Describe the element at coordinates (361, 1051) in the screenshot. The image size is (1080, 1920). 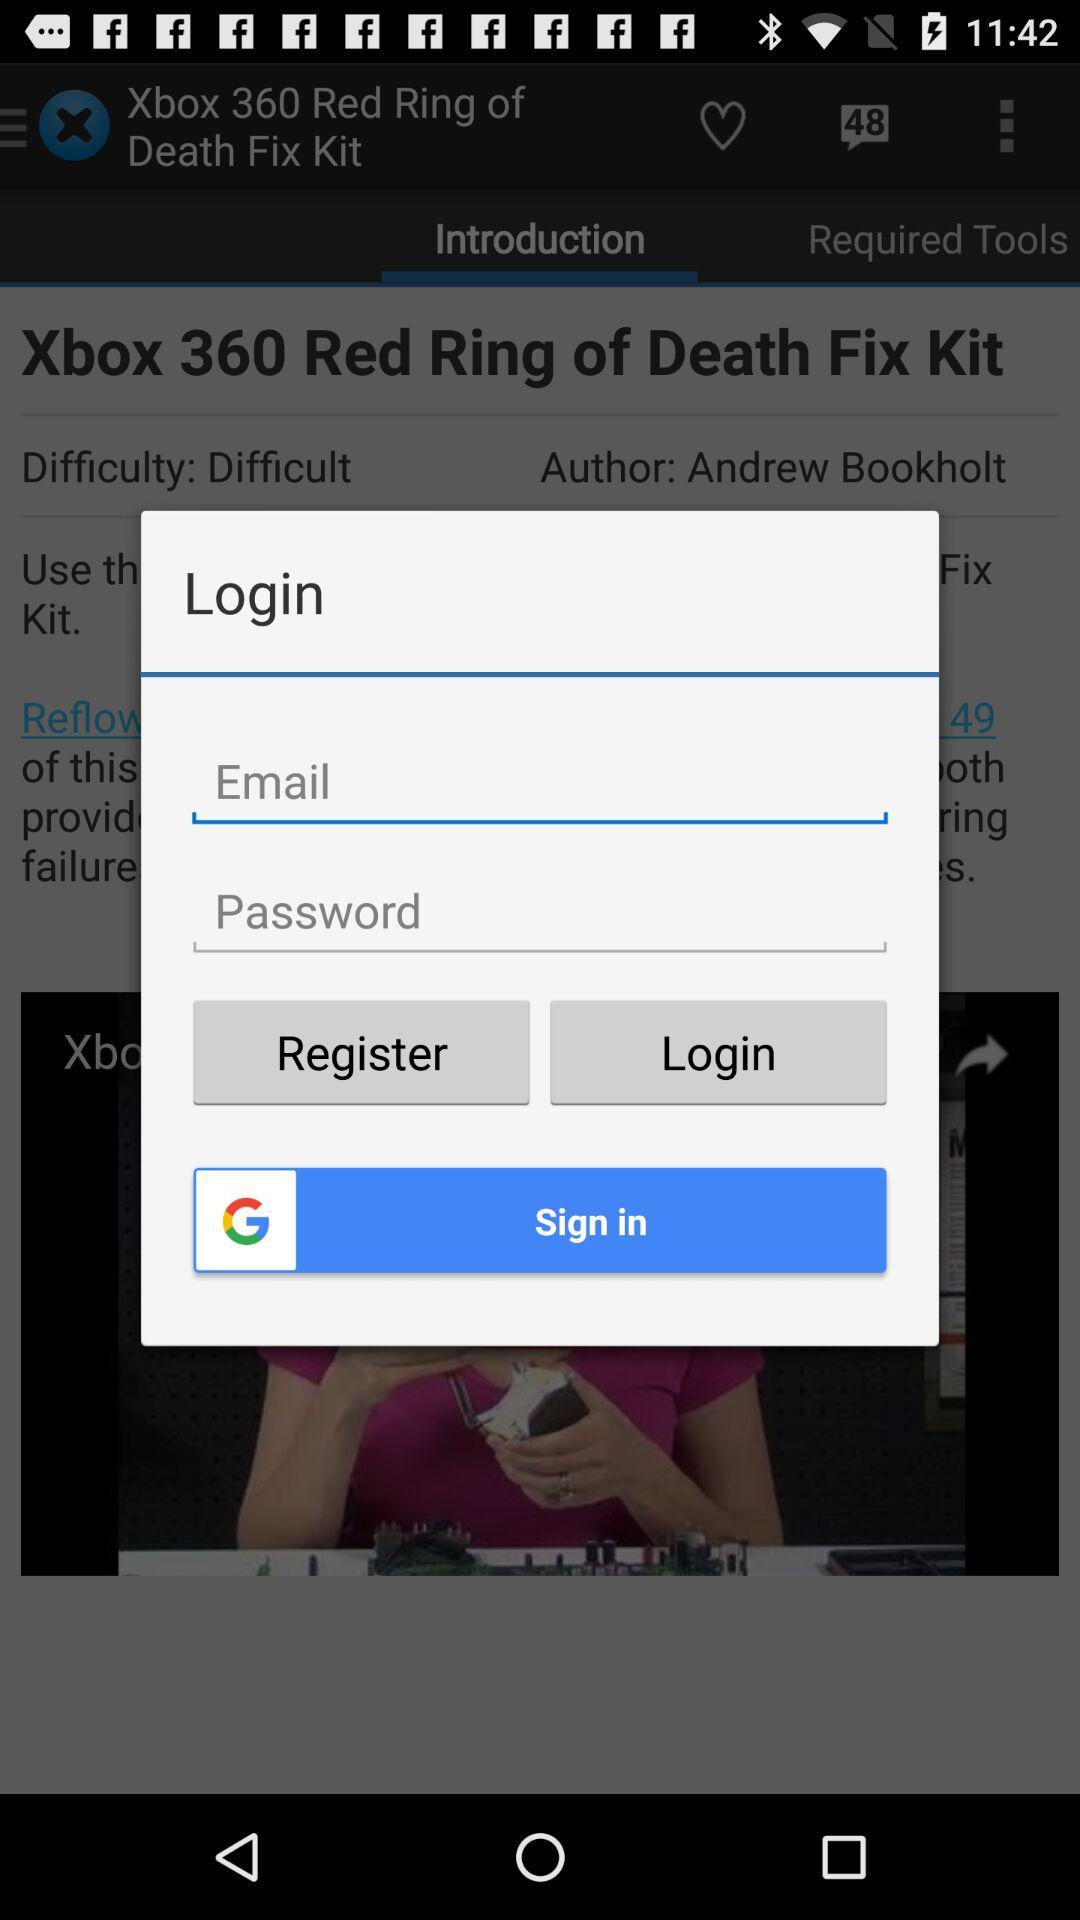
I see `the item next to the login button` at that location.